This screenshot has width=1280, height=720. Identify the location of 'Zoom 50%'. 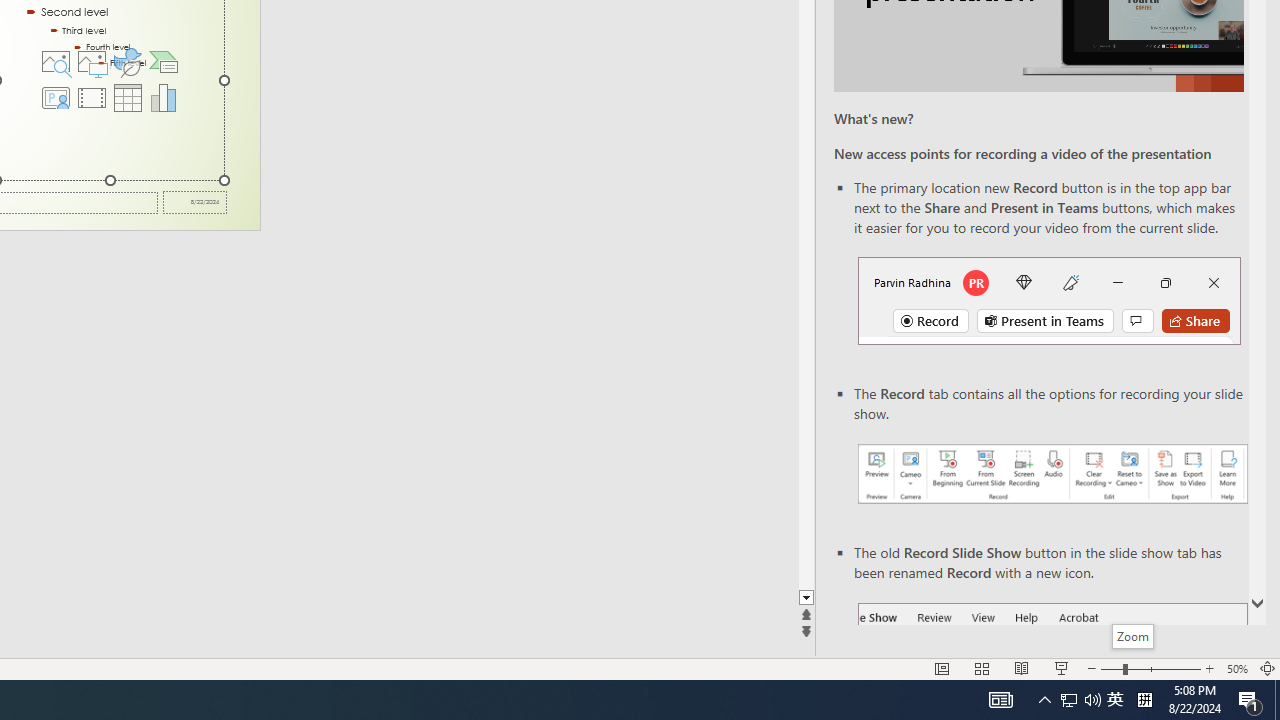
(1236, 669).